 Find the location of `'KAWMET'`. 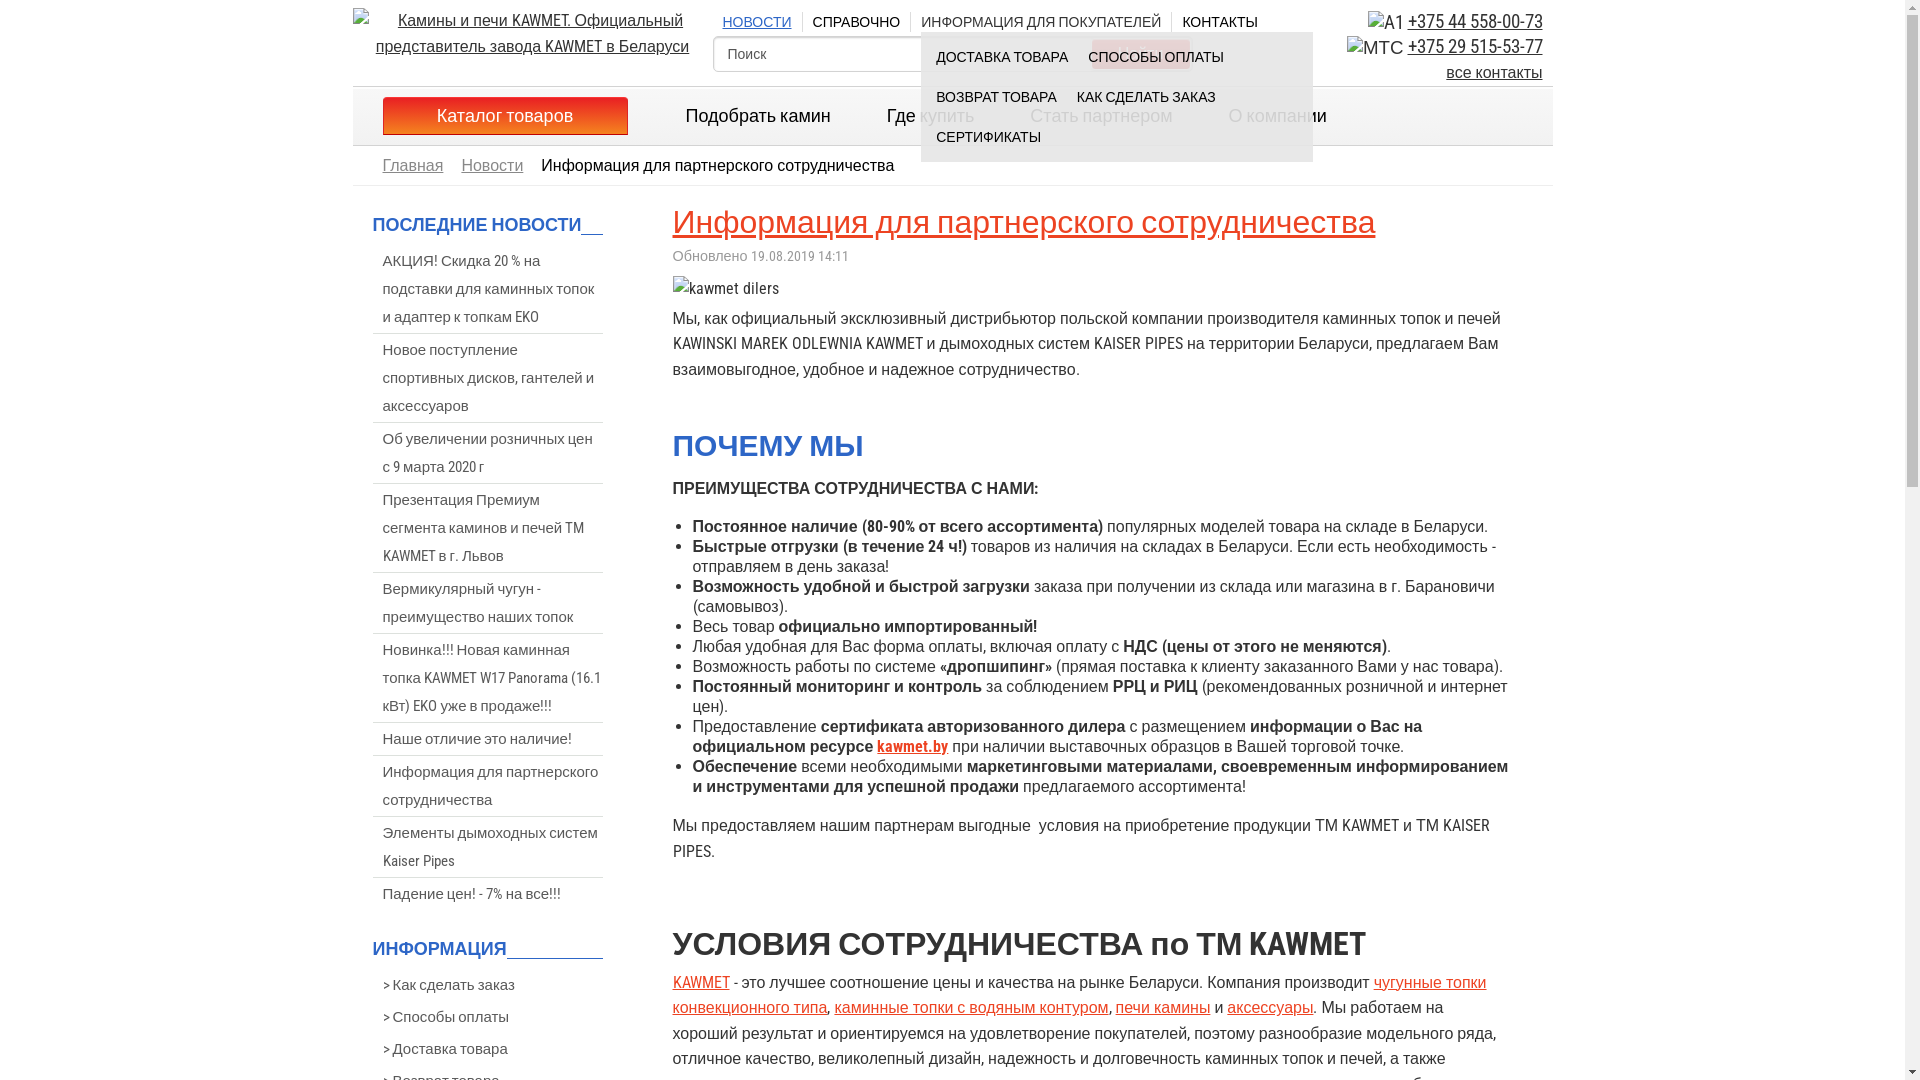

'KAWMET' is located at coordinates (700, 981).